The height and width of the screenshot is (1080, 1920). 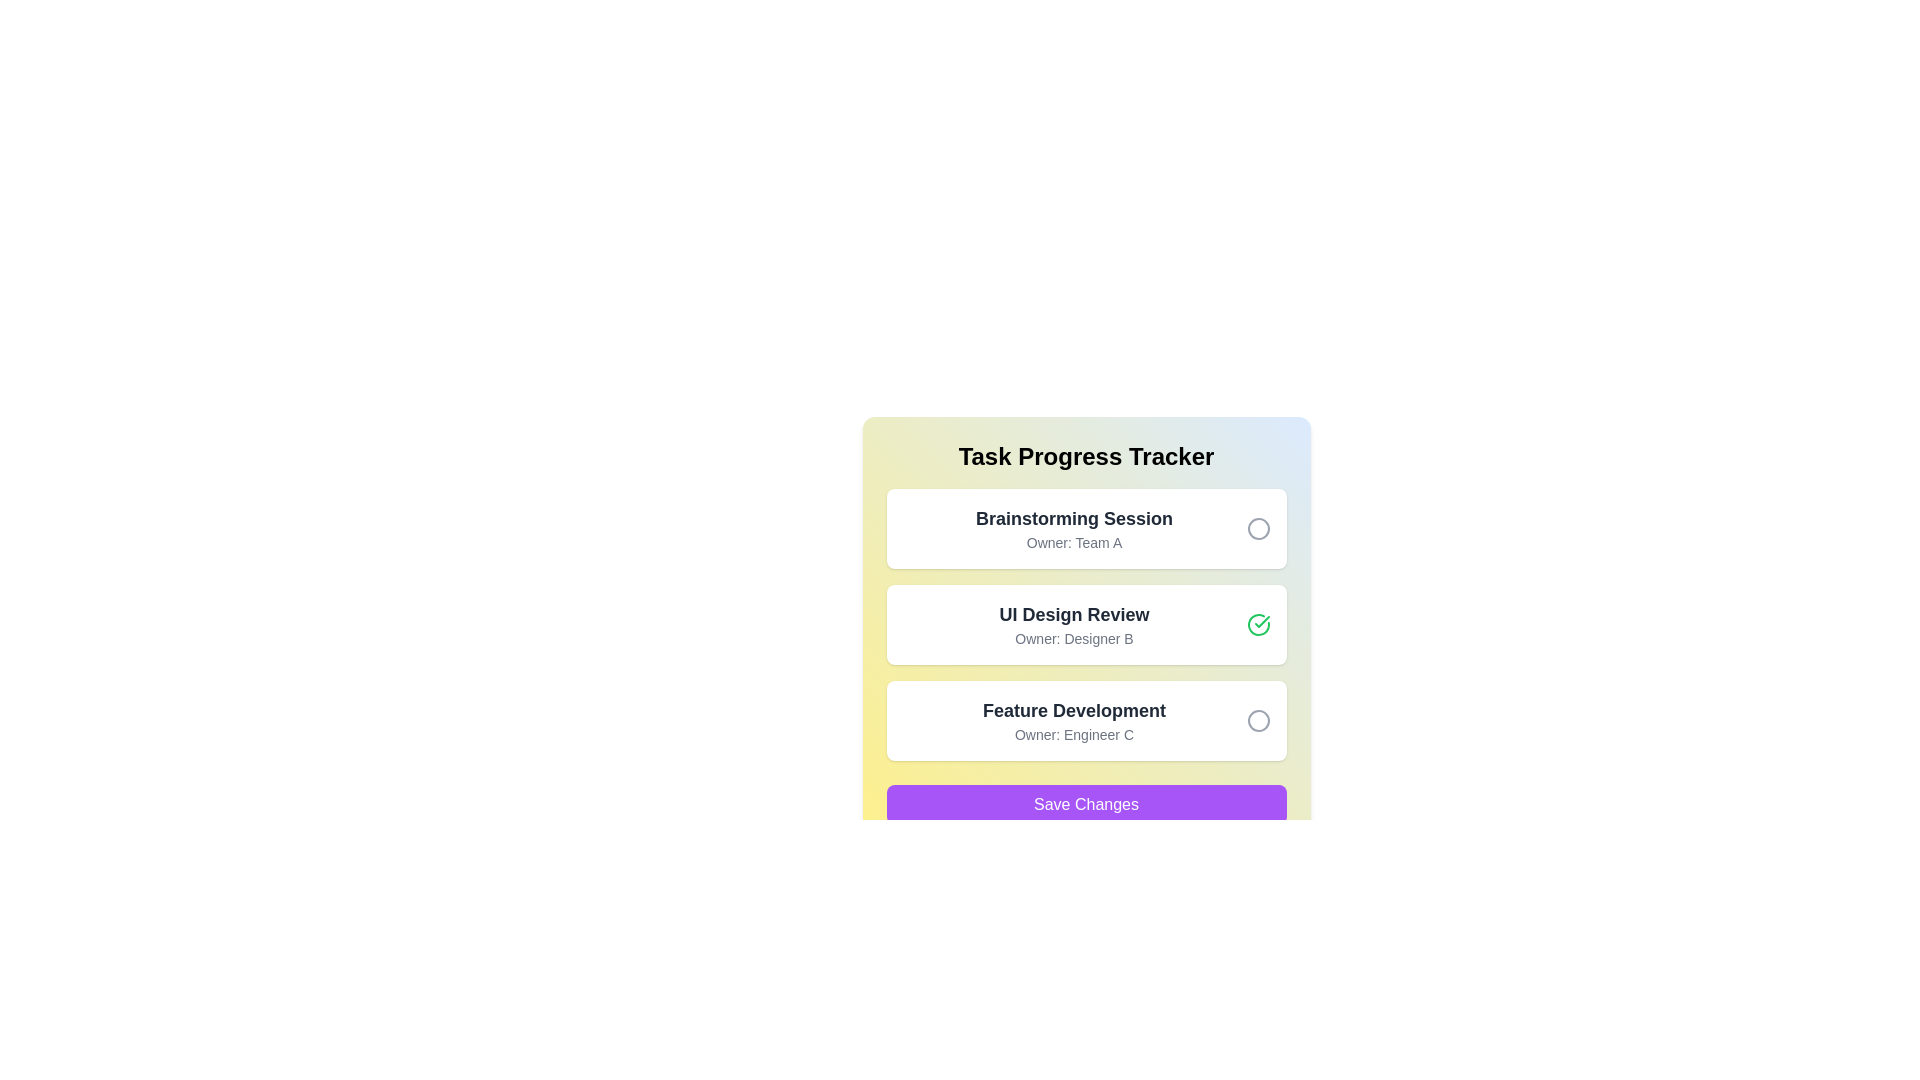 I want to click on the 'Save Changes' button to confirm the current state, so click(x=1085, y=804).